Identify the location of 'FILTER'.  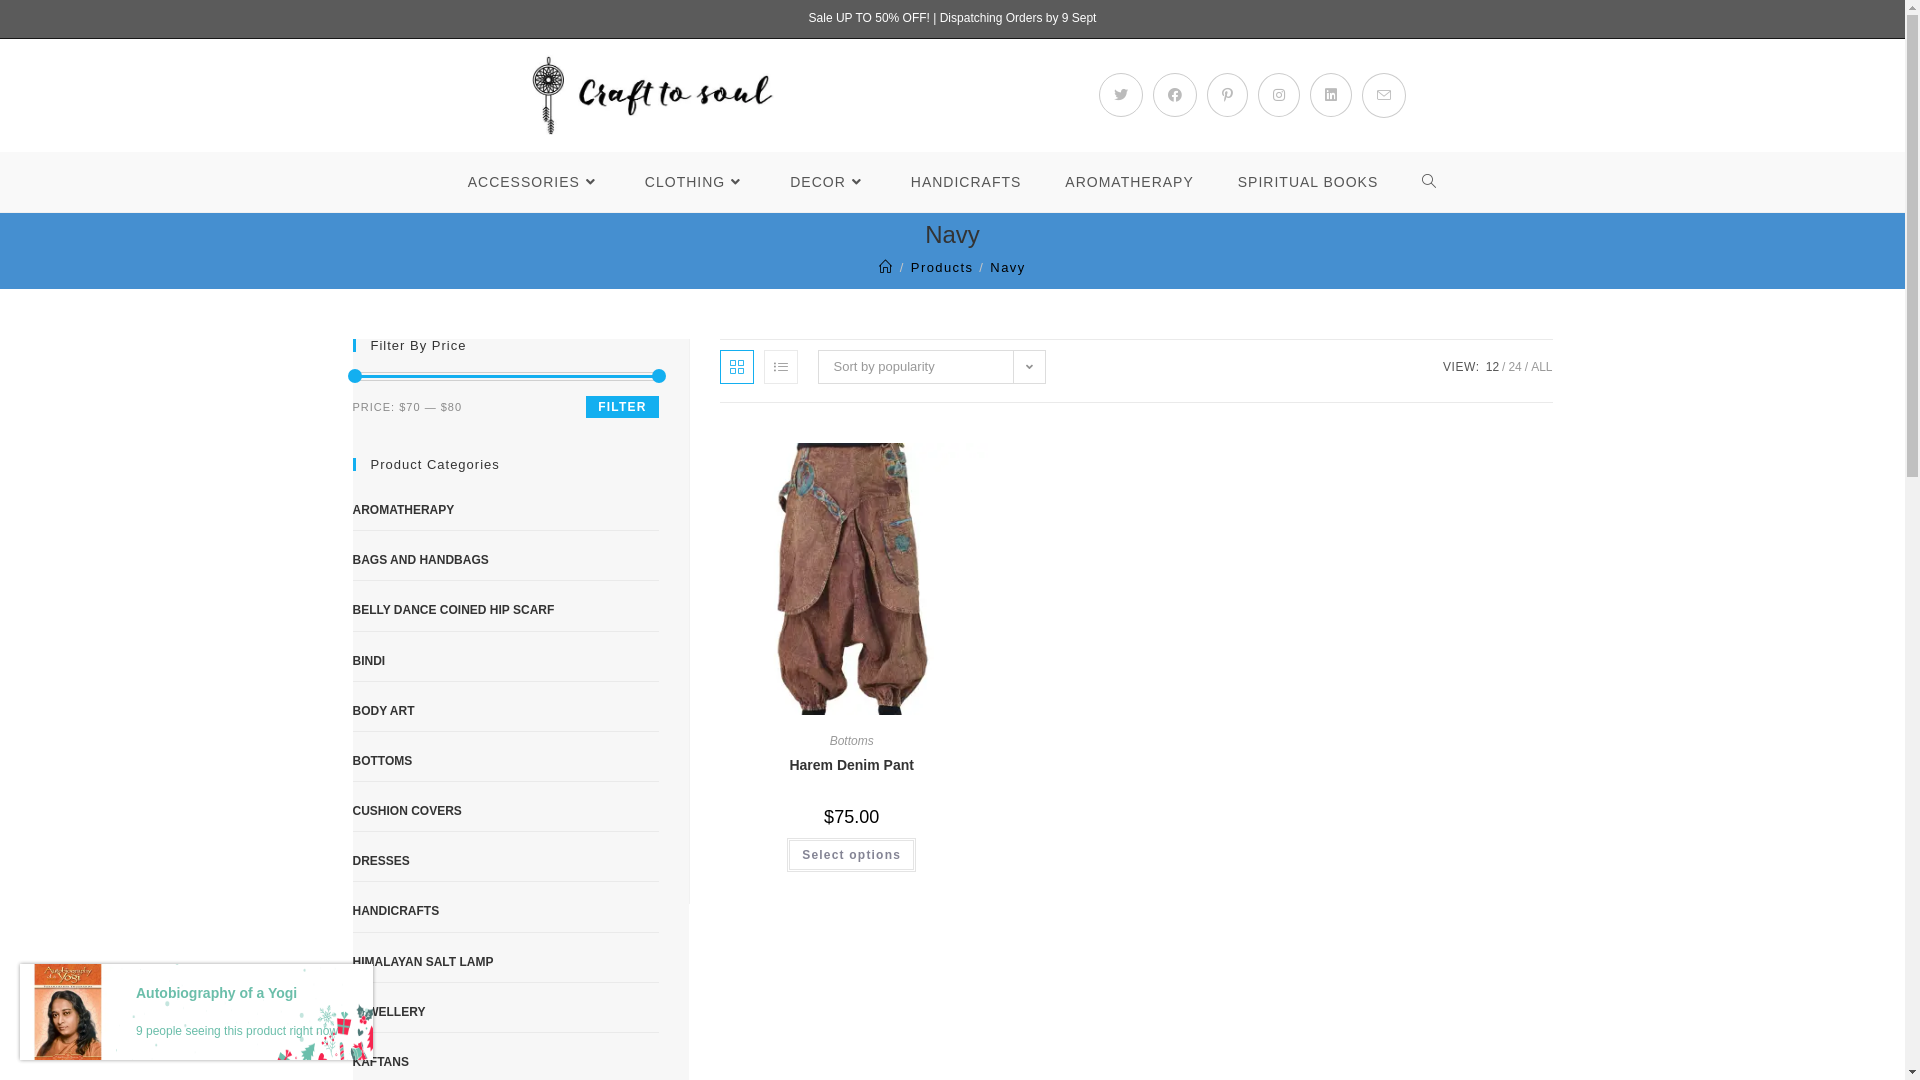
(621, 406).